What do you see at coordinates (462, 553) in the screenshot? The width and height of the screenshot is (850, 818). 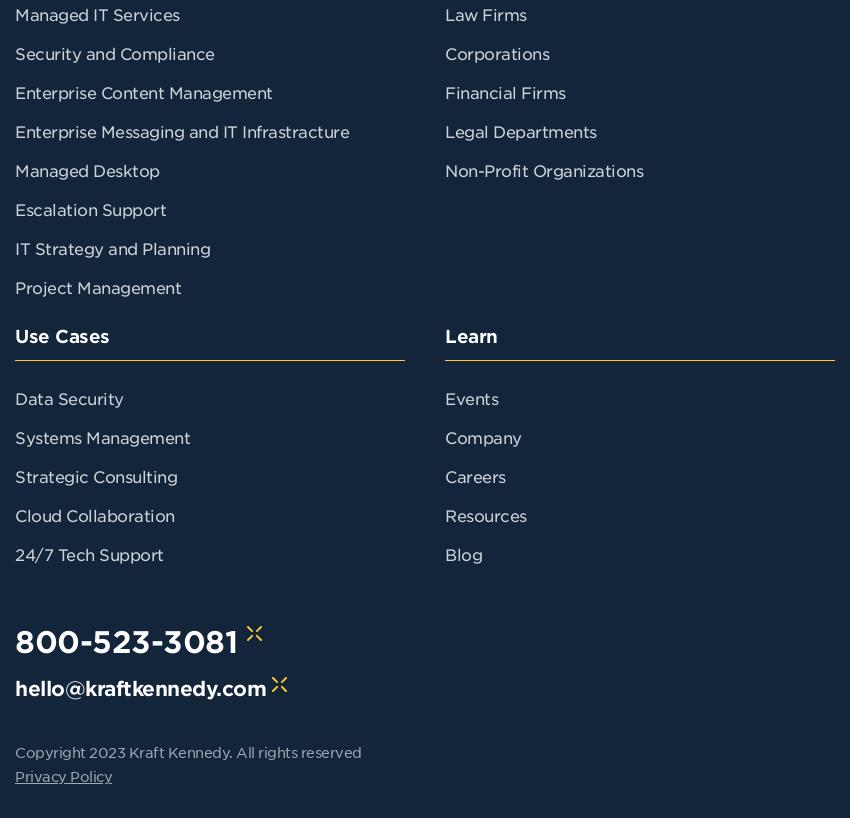 I see `'Blog'` at bounding box center [462, 553].